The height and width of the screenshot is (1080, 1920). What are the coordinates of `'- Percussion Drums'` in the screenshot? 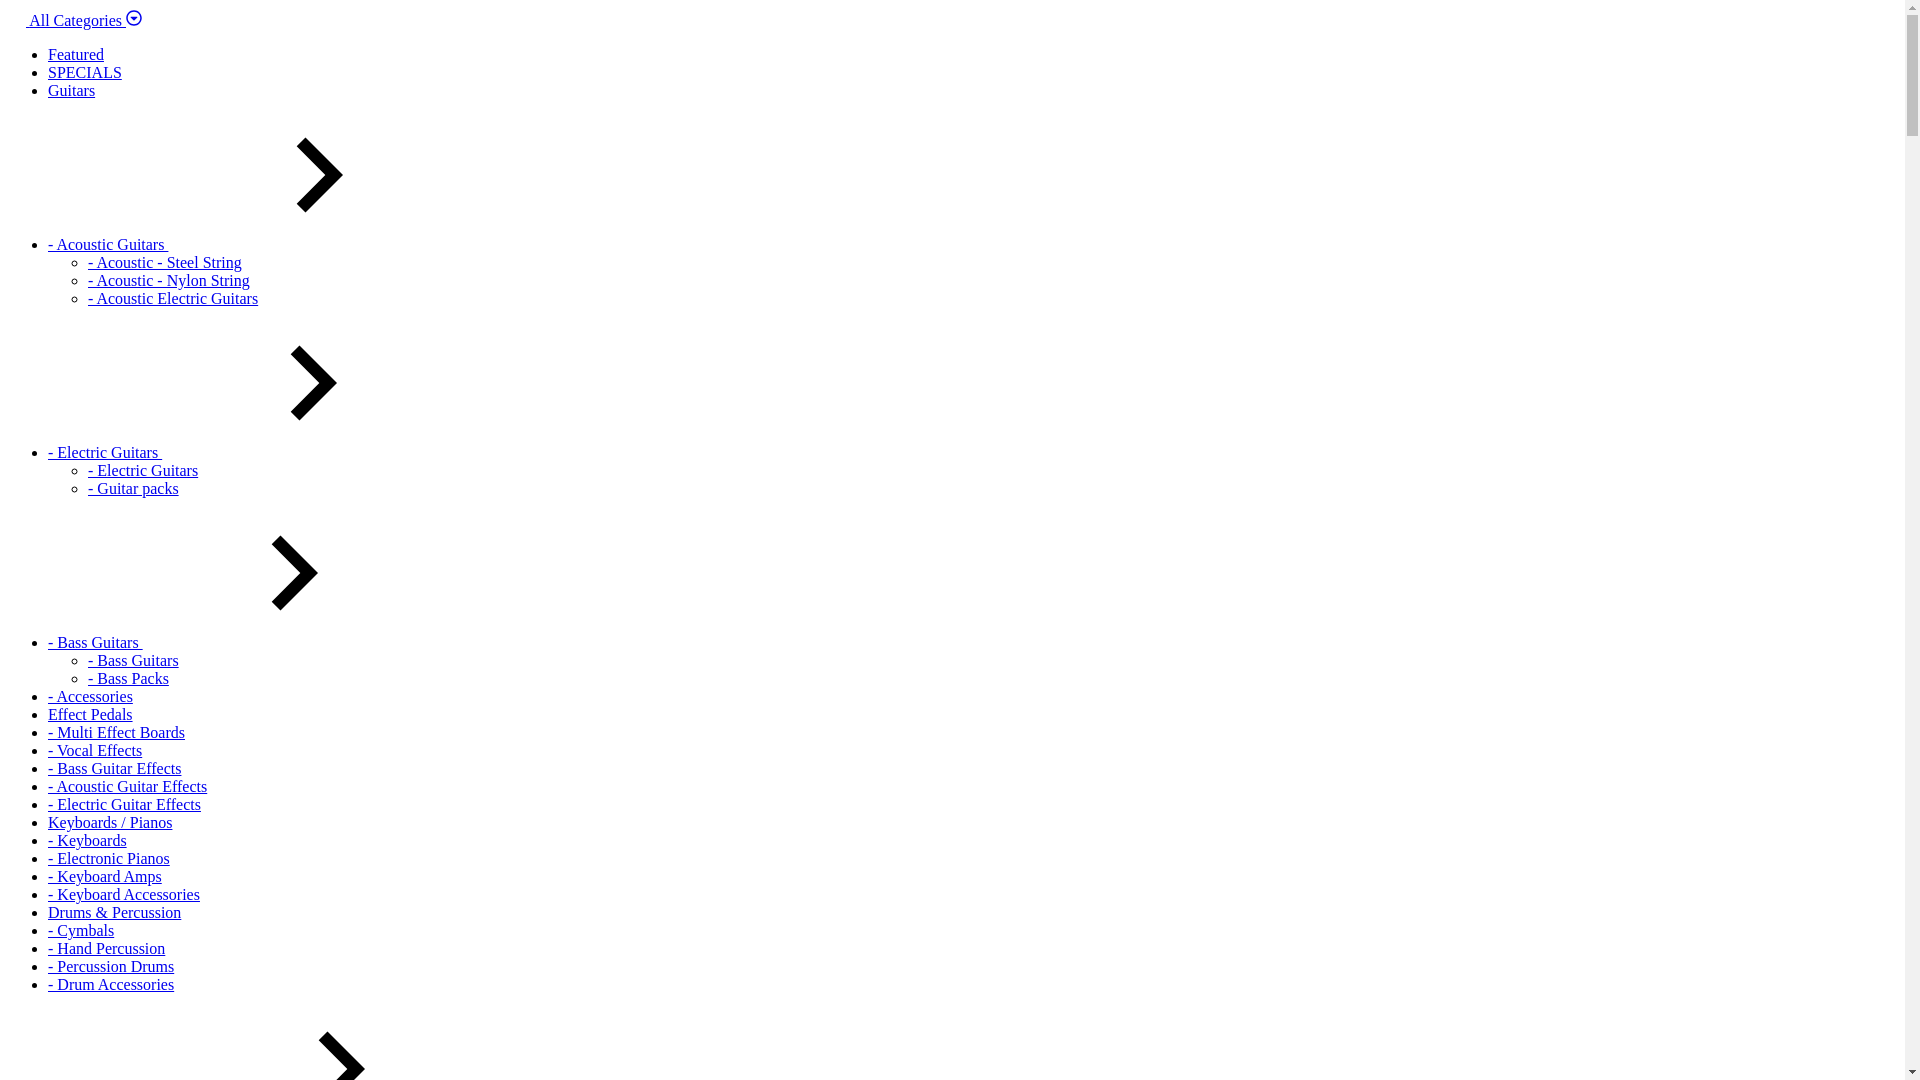 It's located at (48, 965).